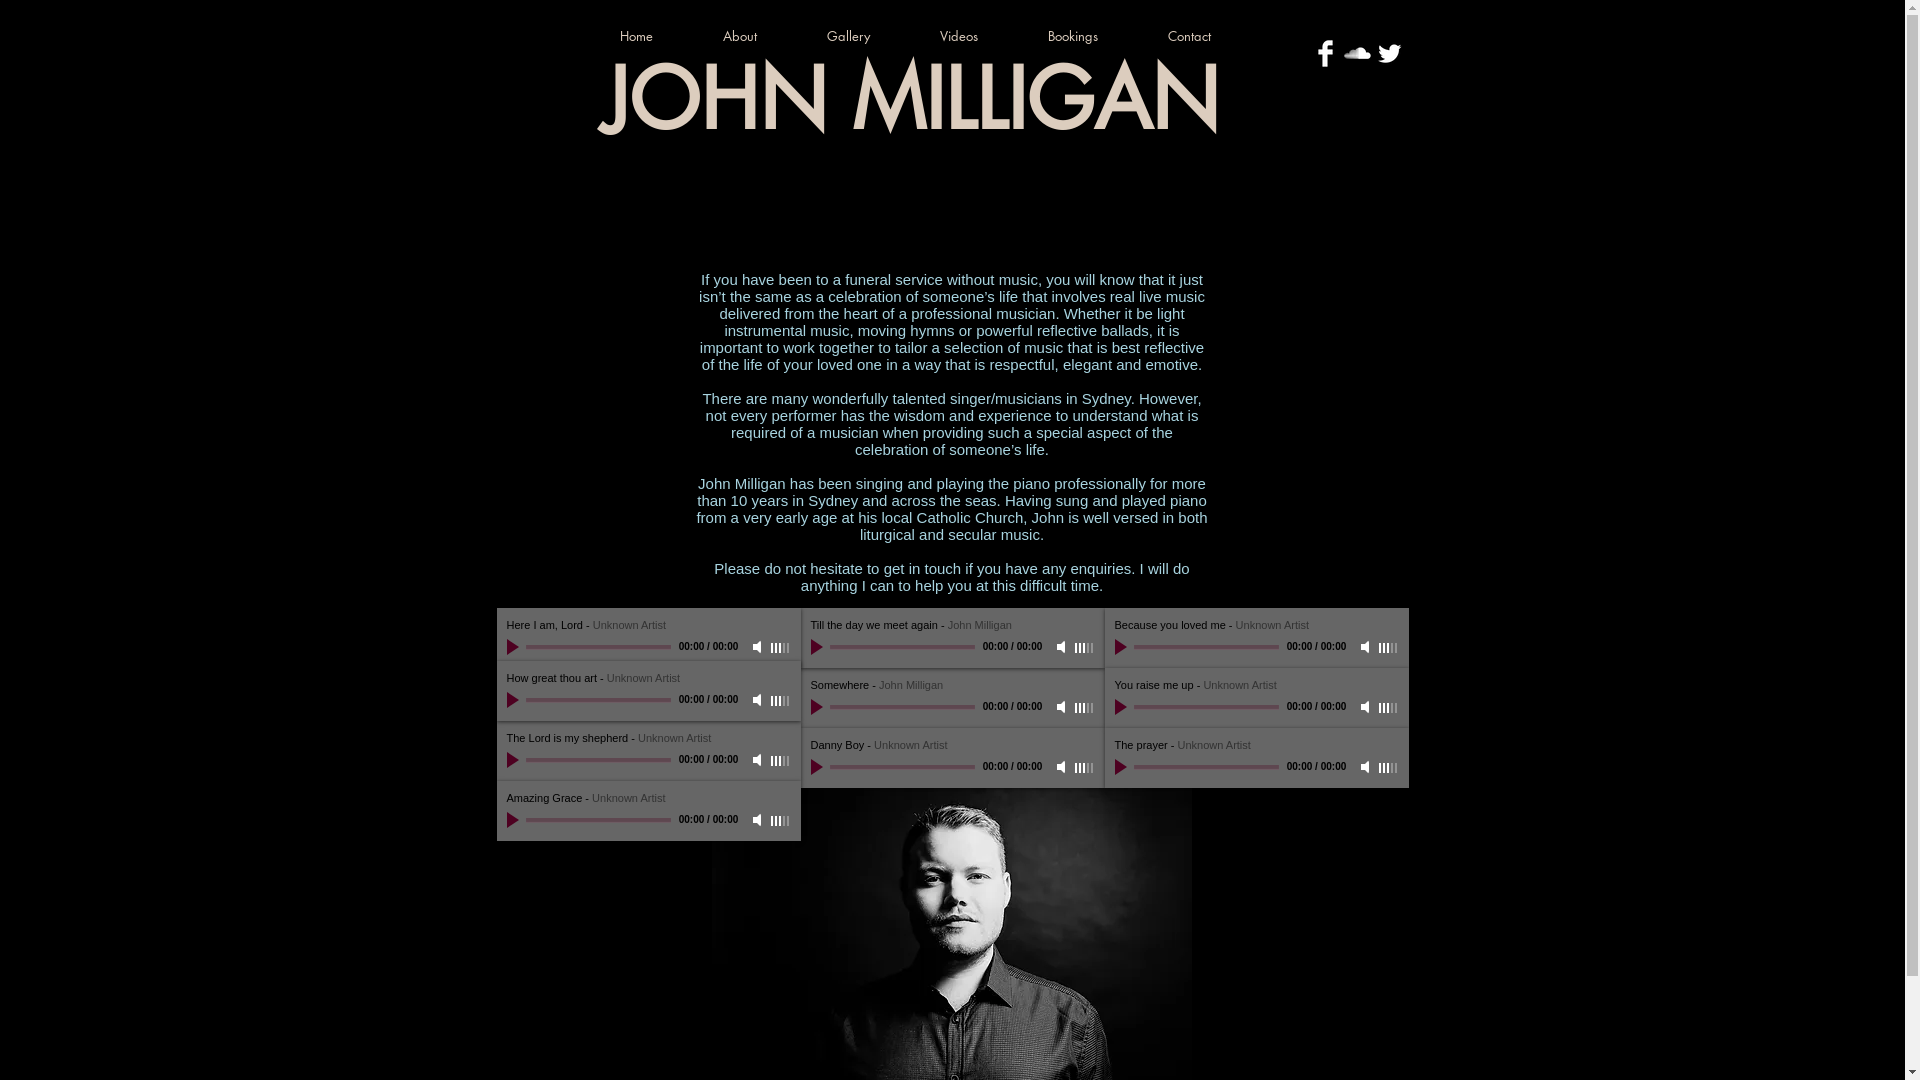 The image size is (1920, 1080). I want to click on 'Home', so click(653, 35).